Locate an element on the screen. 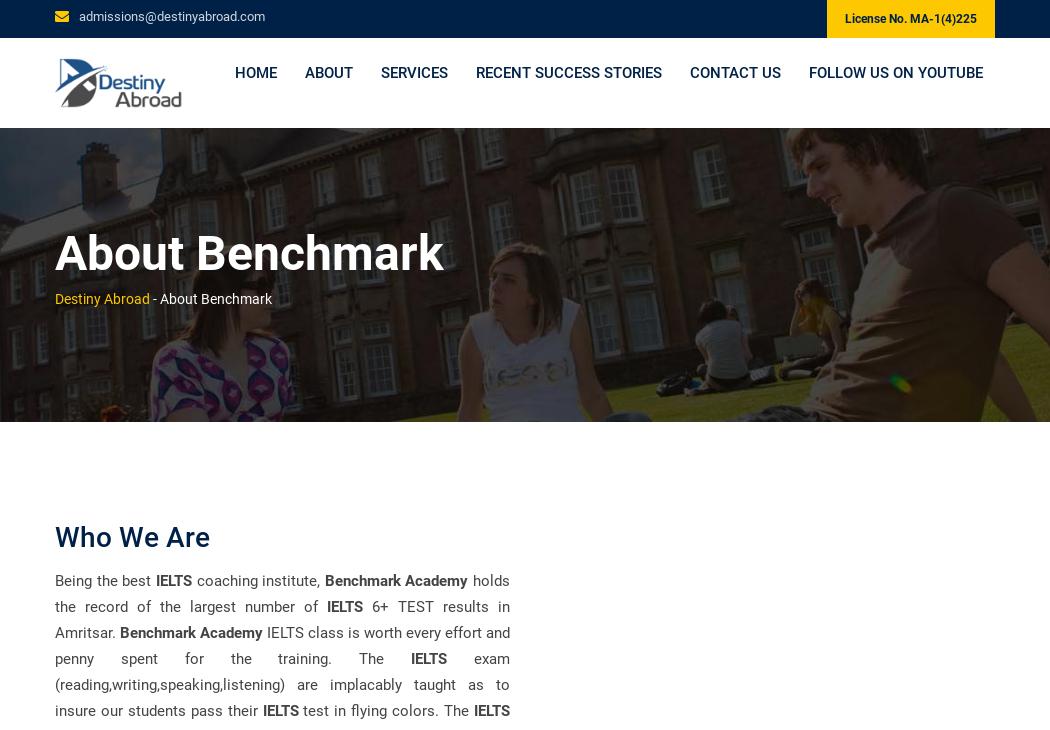 This screenshot has height=730, width=1050. 'coaching institute,' is located at coordinates (257, 579).